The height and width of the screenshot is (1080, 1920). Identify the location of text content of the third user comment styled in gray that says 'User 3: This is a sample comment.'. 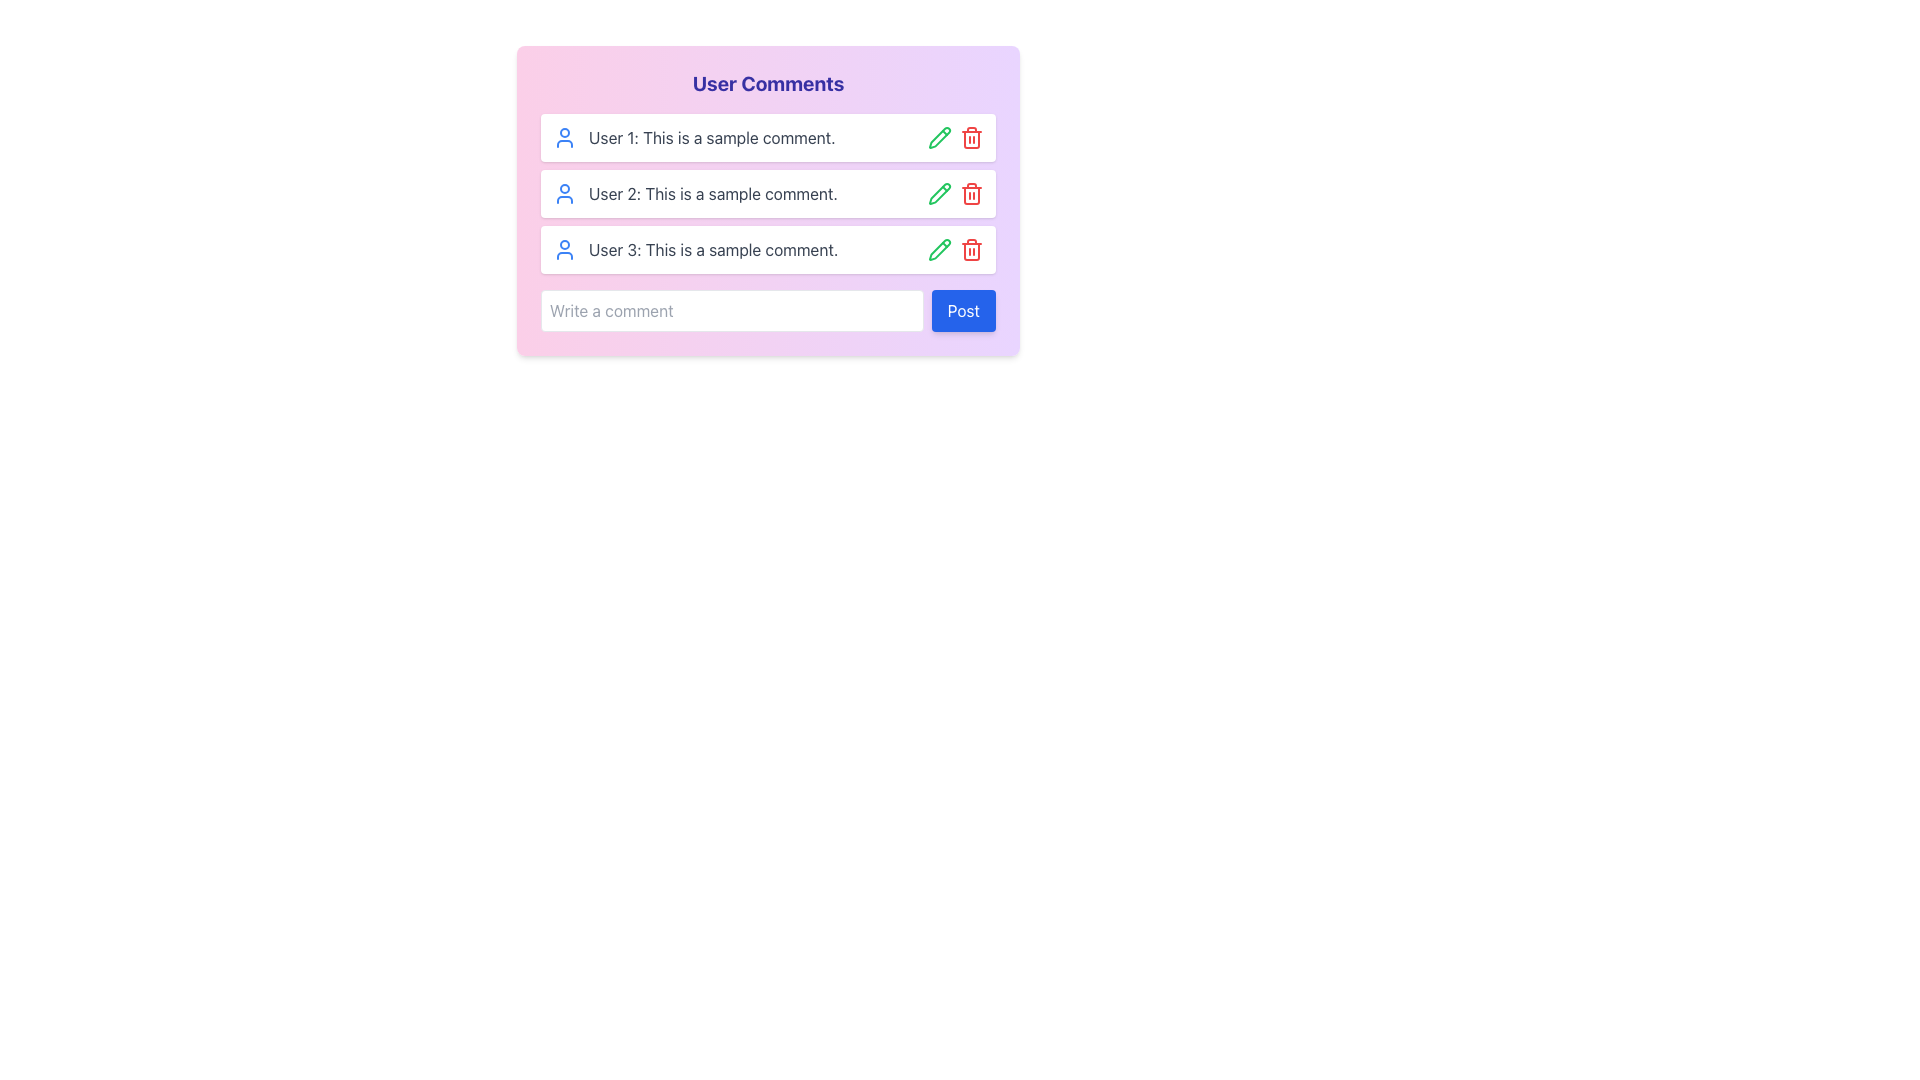
(713, 249).